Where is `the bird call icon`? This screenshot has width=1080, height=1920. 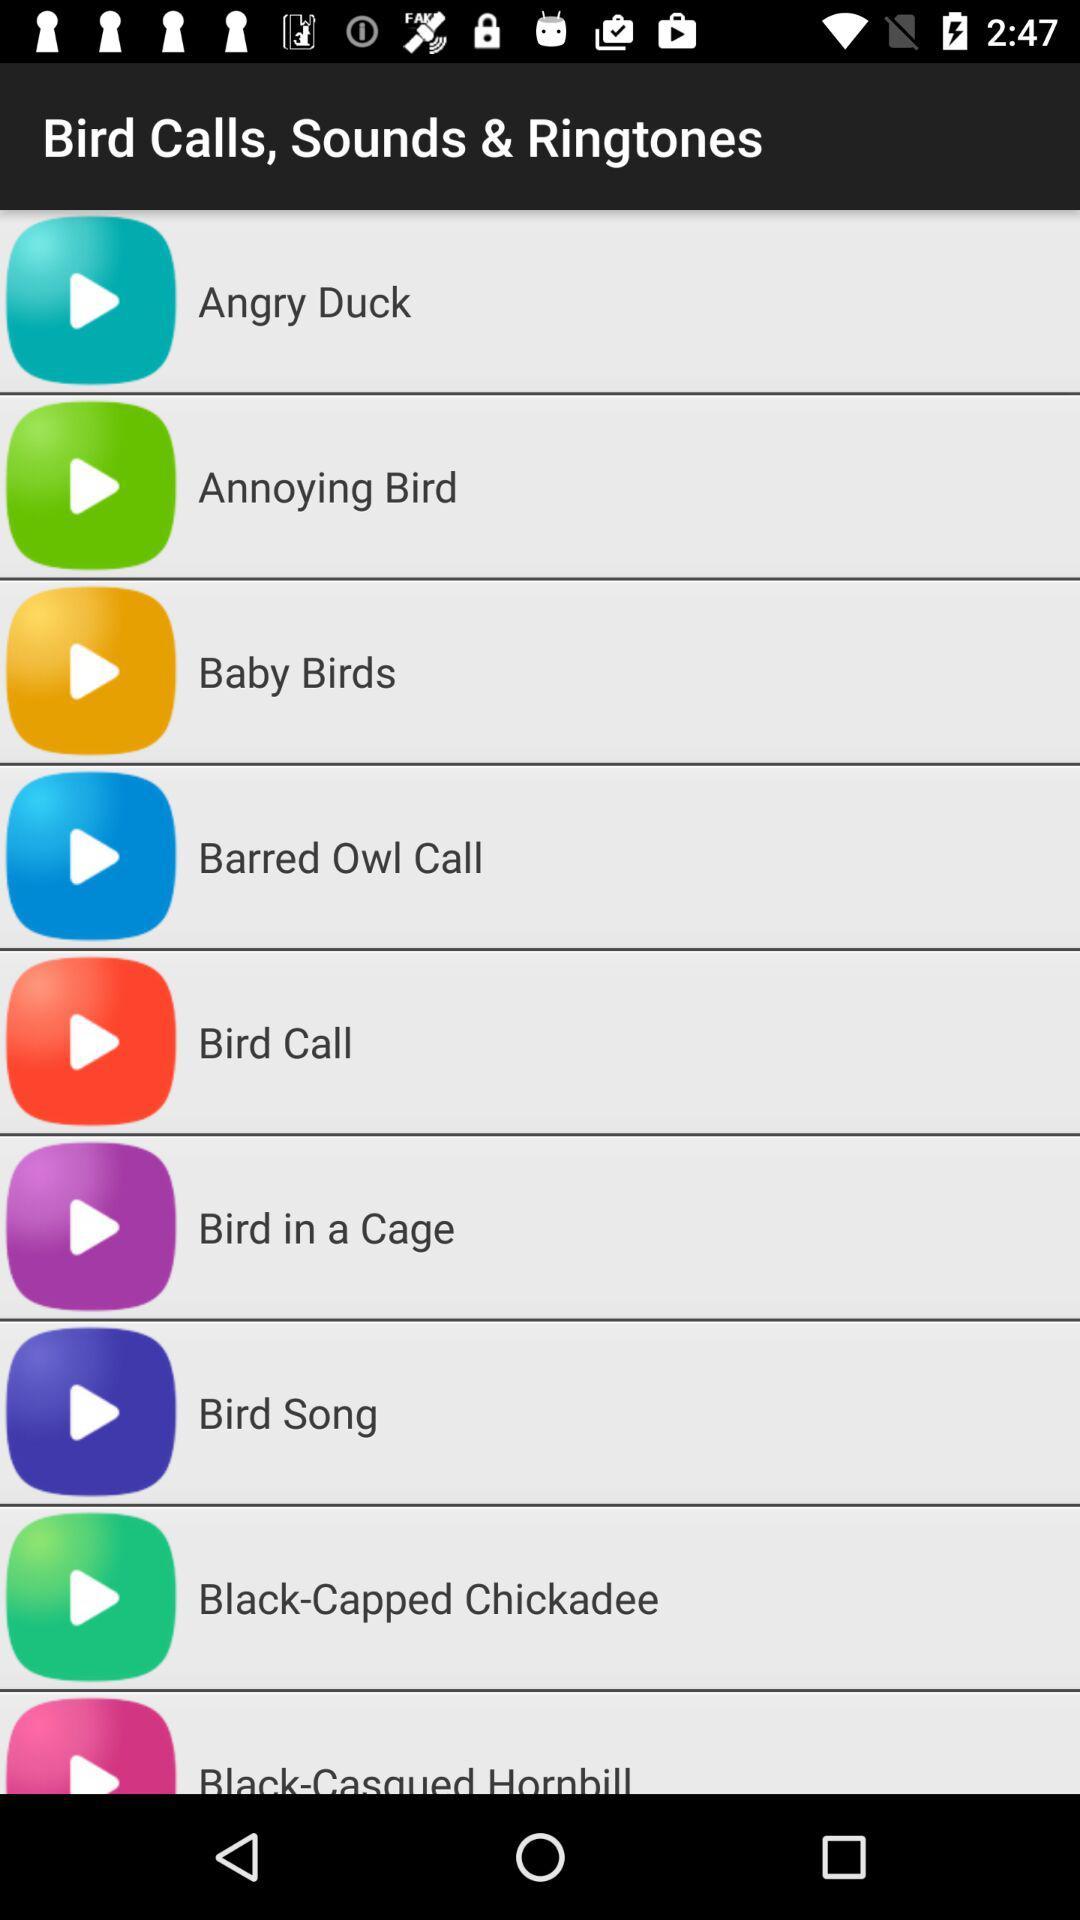 the bird call icon is located at coordinates (631, 1041).